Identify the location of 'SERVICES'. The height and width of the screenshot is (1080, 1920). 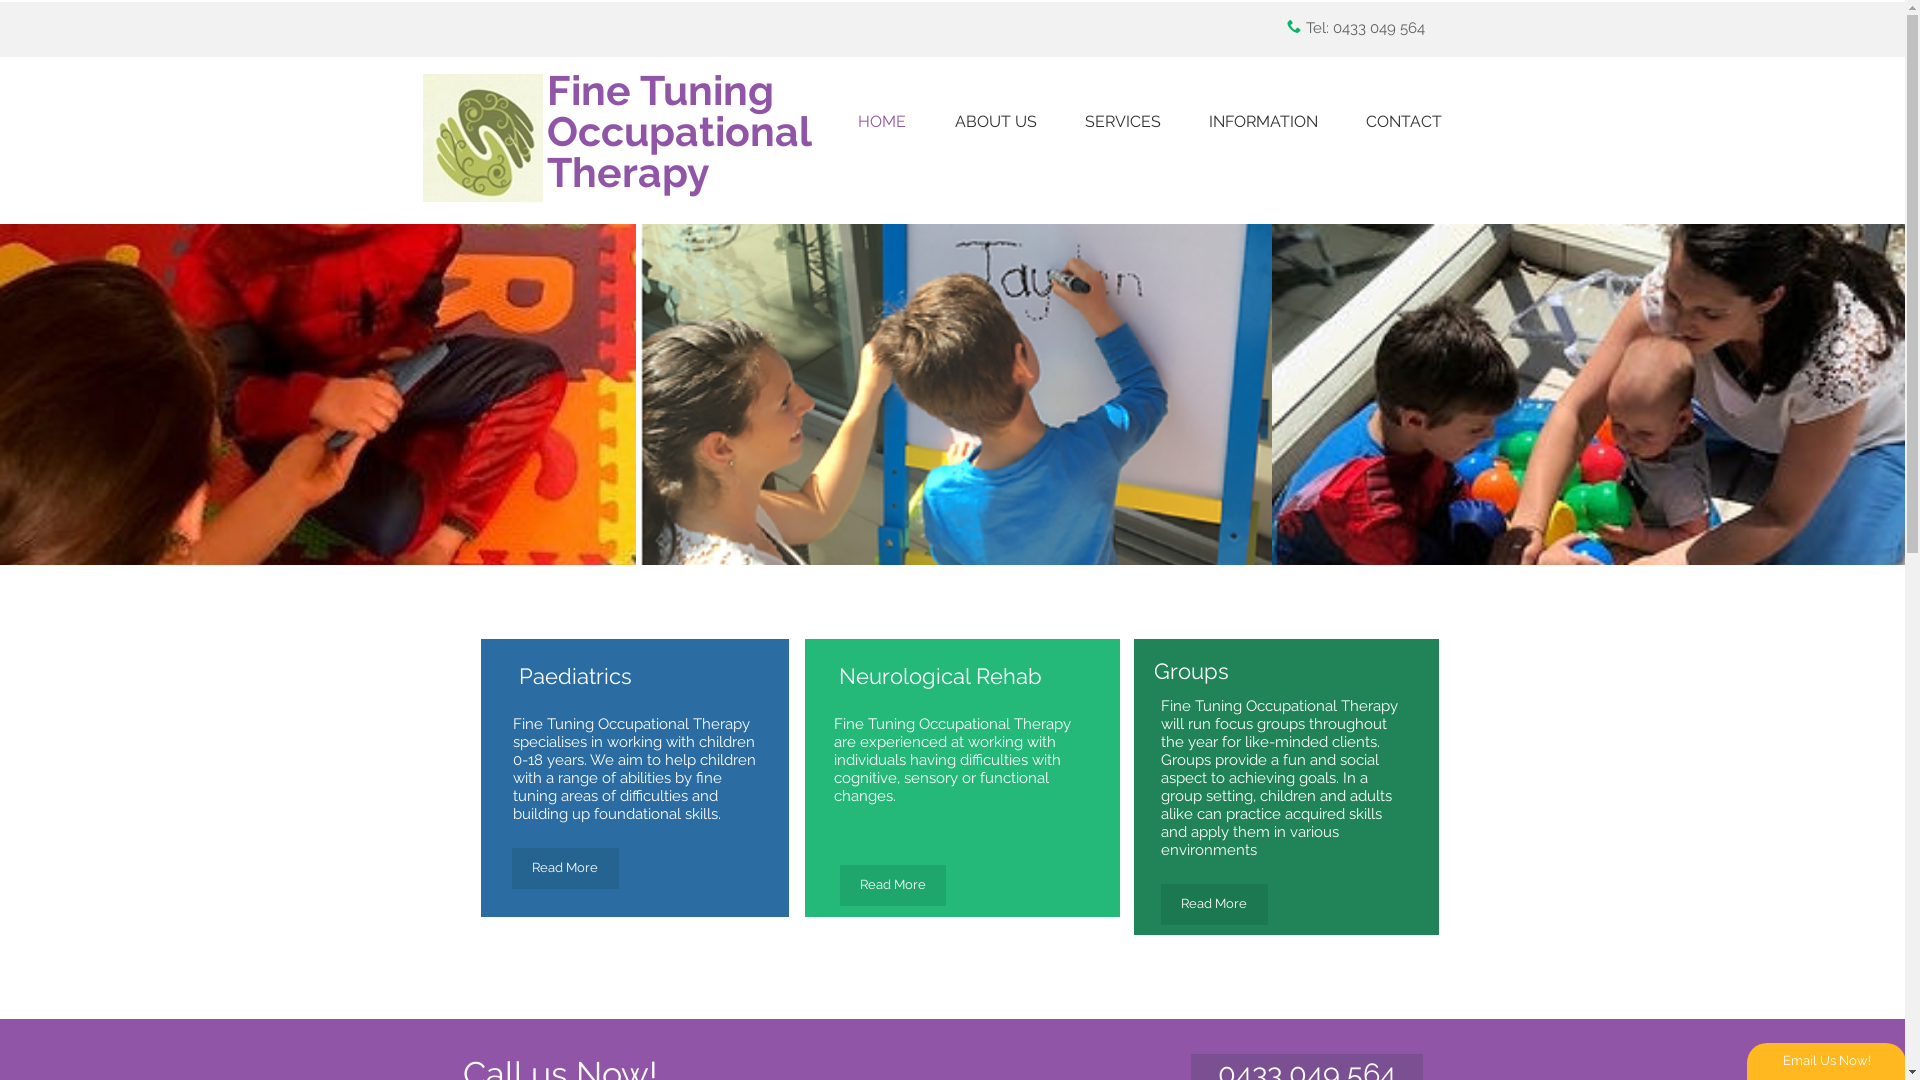
(1122, 121).